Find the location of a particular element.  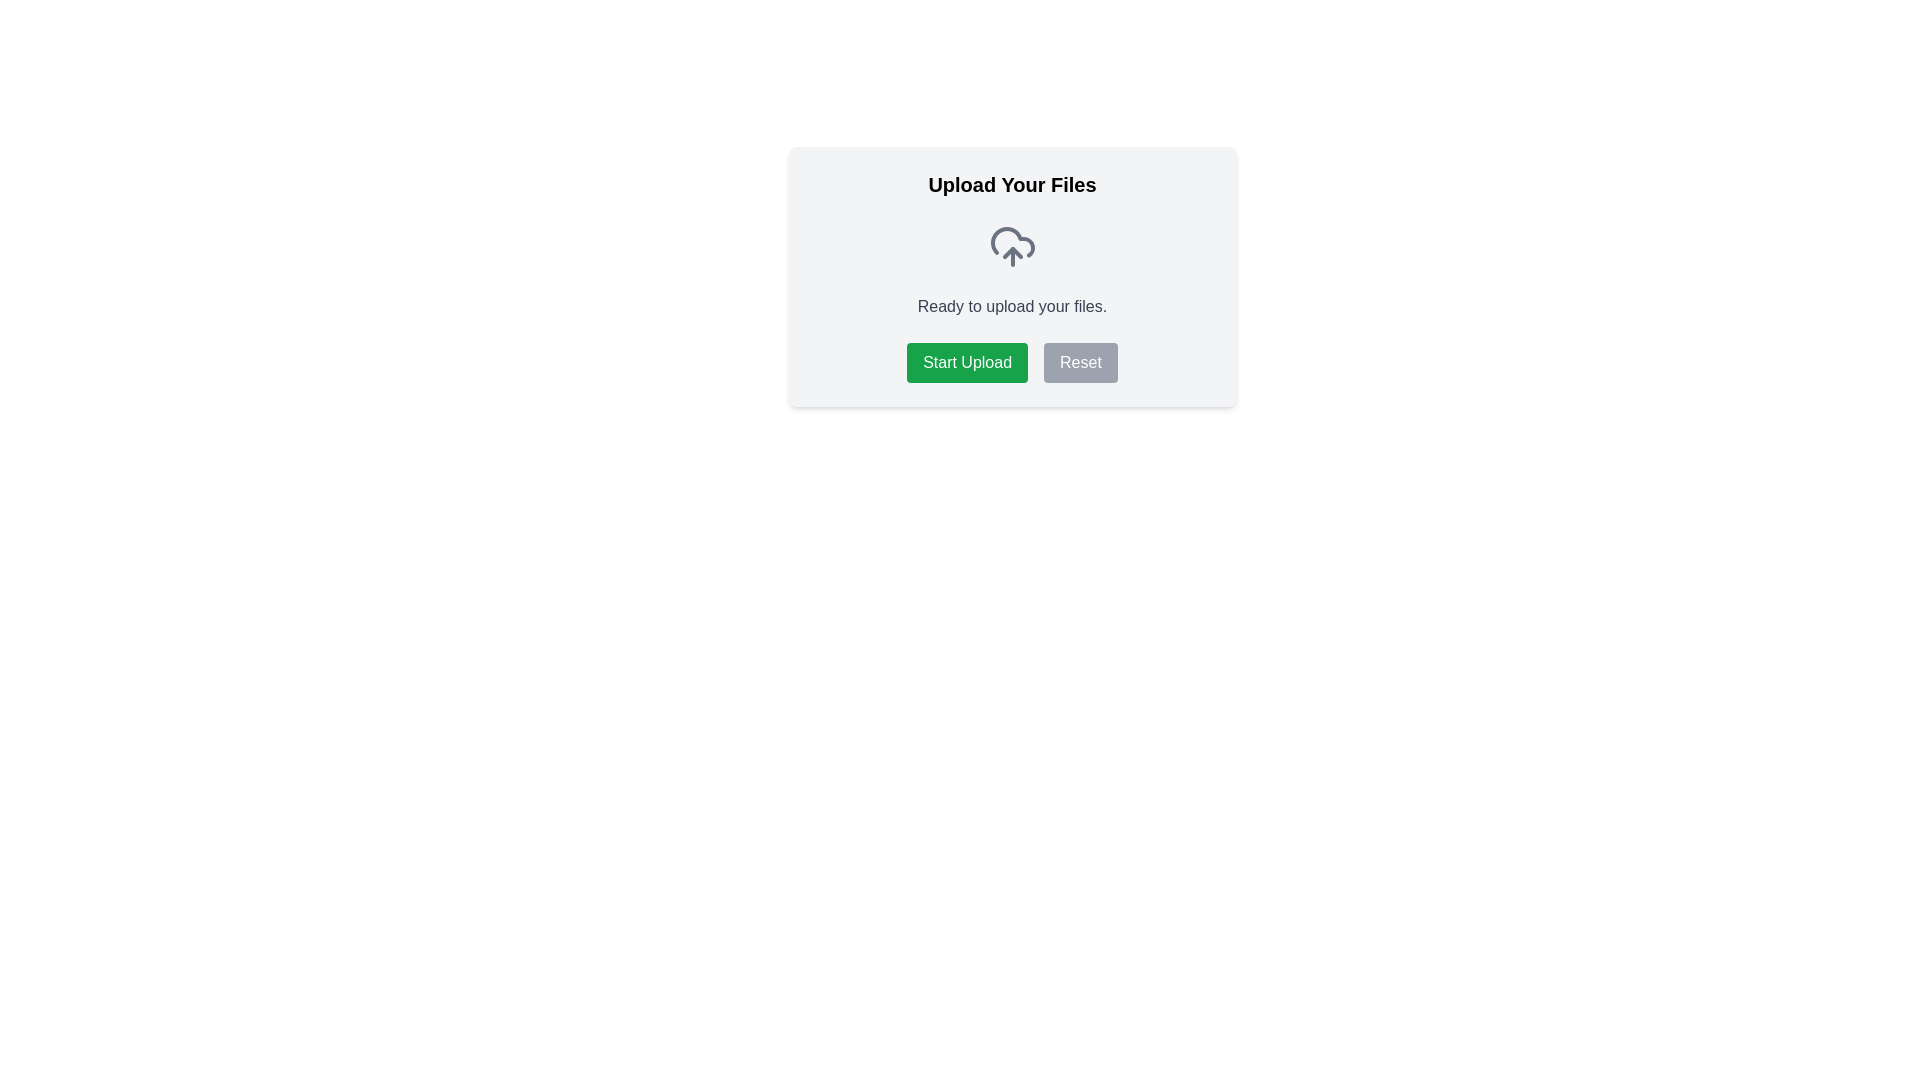

the gray 'Reset' button with white text, located to the right of the 'Start Upload' button in the upload modal is located at coordinates (1079, 362).